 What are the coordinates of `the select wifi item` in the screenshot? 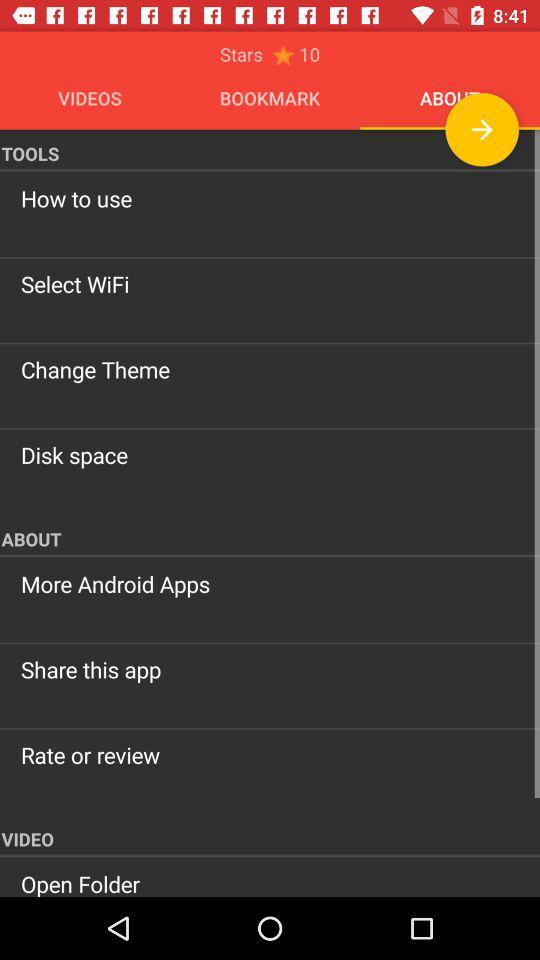 It's located at (270, 283).